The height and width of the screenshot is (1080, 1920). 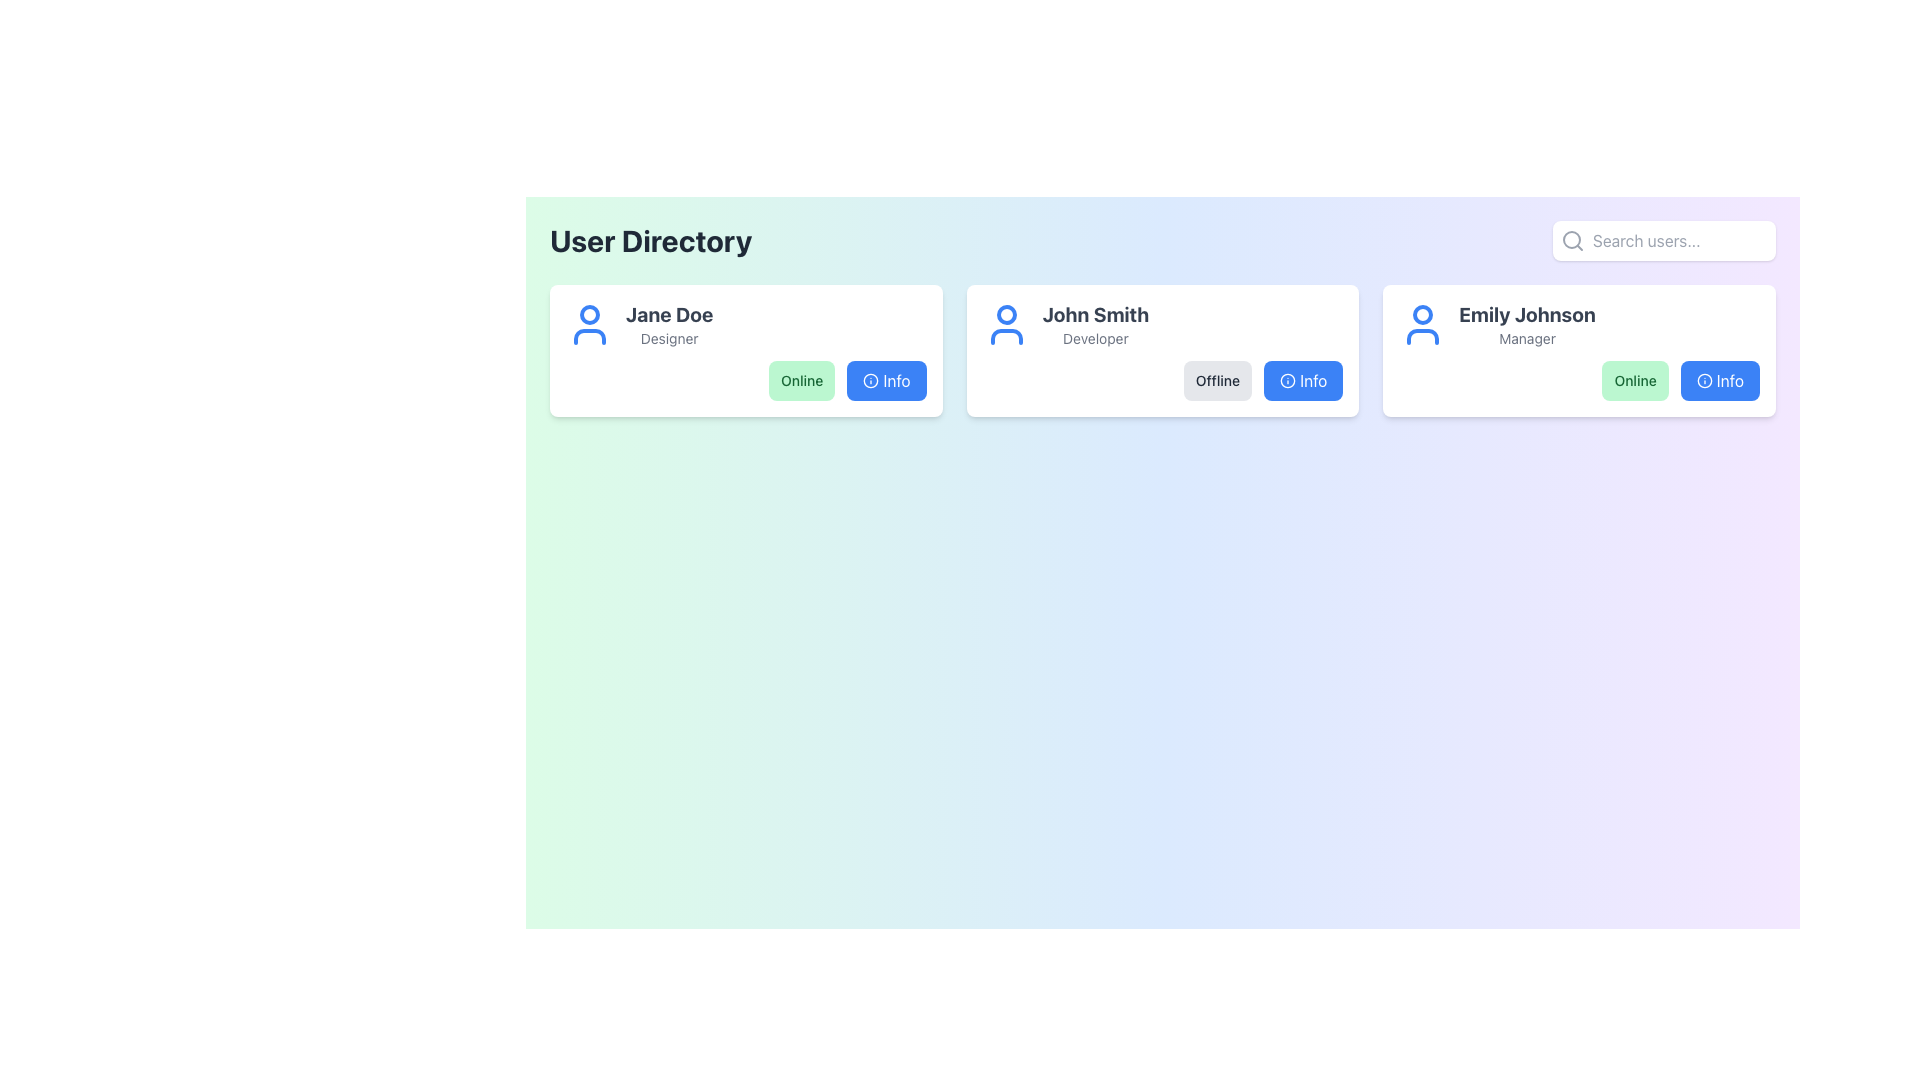 What do you see at coordinates (589, 323) in the screenshot?
I see `the blue user silhouette icon located at the far left of the user information card, adjacent to the name 'Jane Doe' and job title 'Designer'` at bounding box center [589, 323].